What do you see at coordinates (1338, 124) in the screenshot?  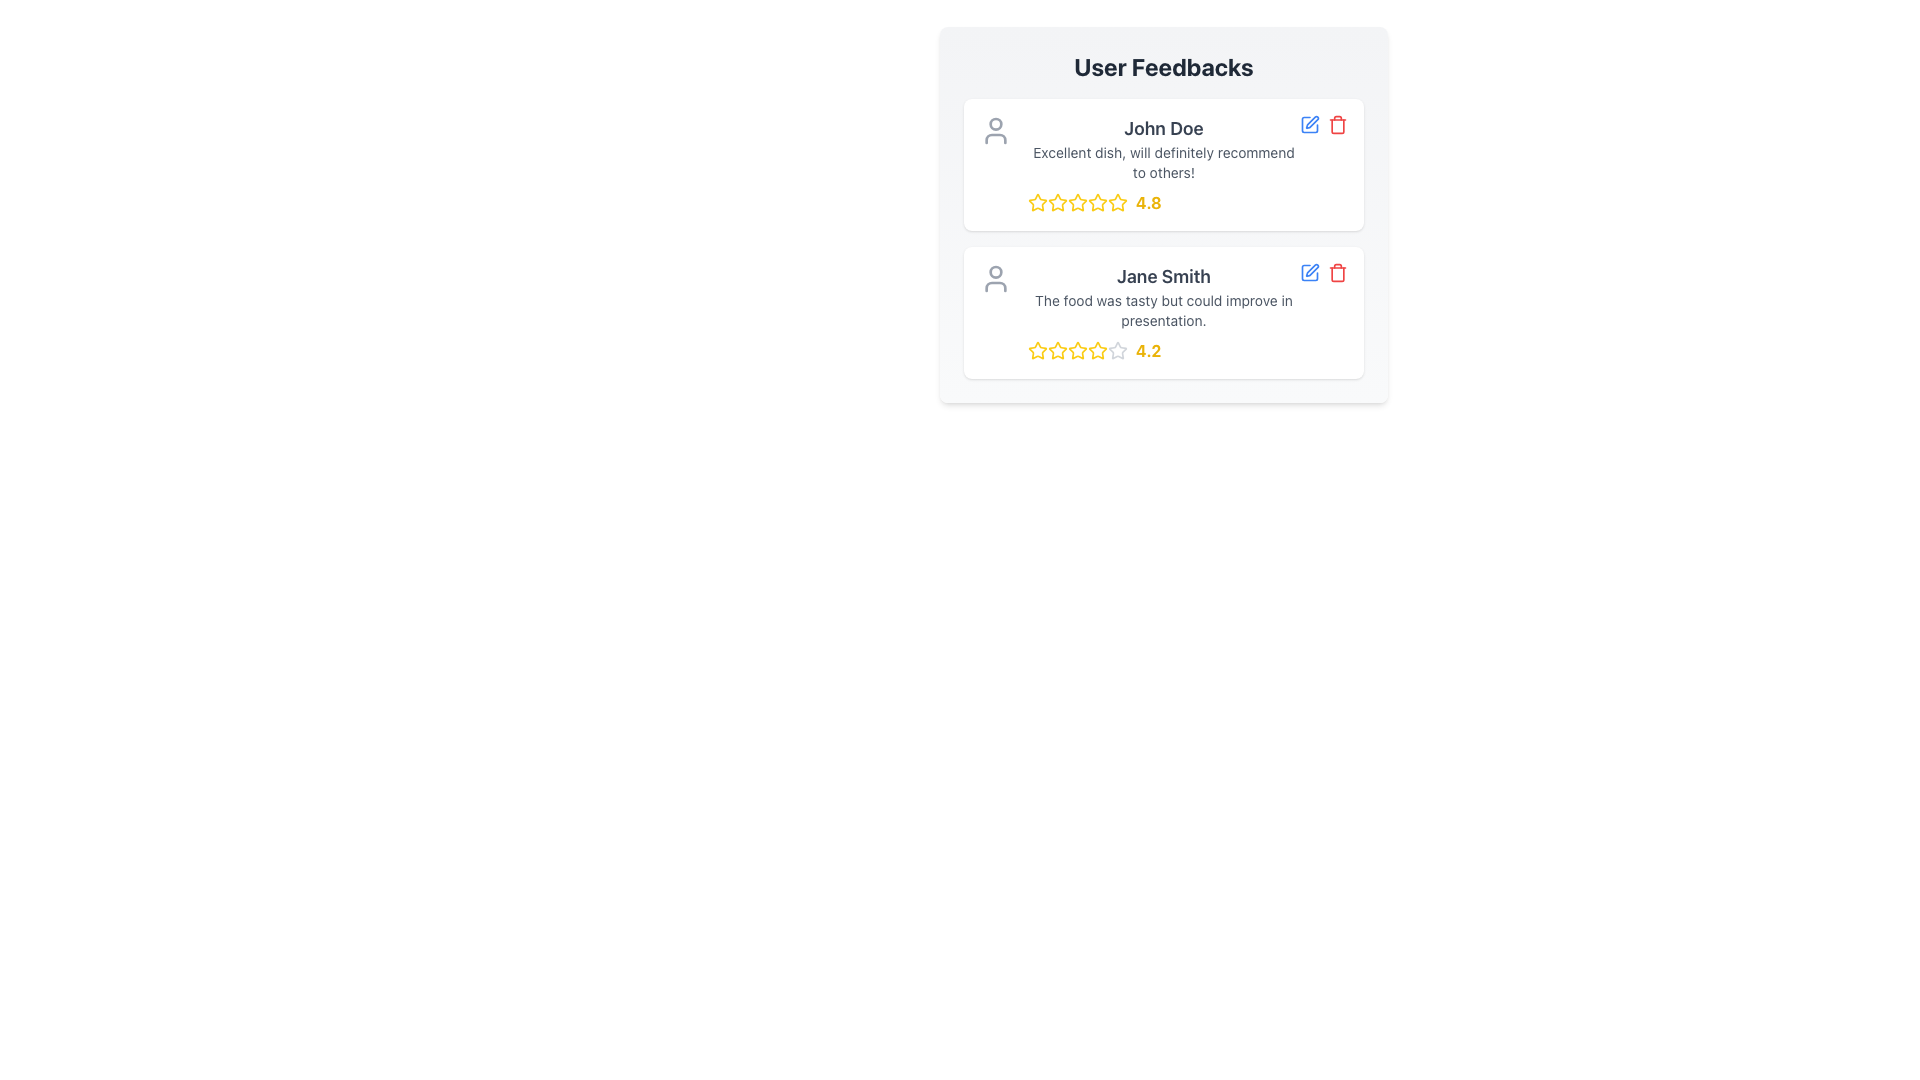 I see `the small red trash can icon located in the top-right corner of the first feedback card` at bounding box center [1338, 124].